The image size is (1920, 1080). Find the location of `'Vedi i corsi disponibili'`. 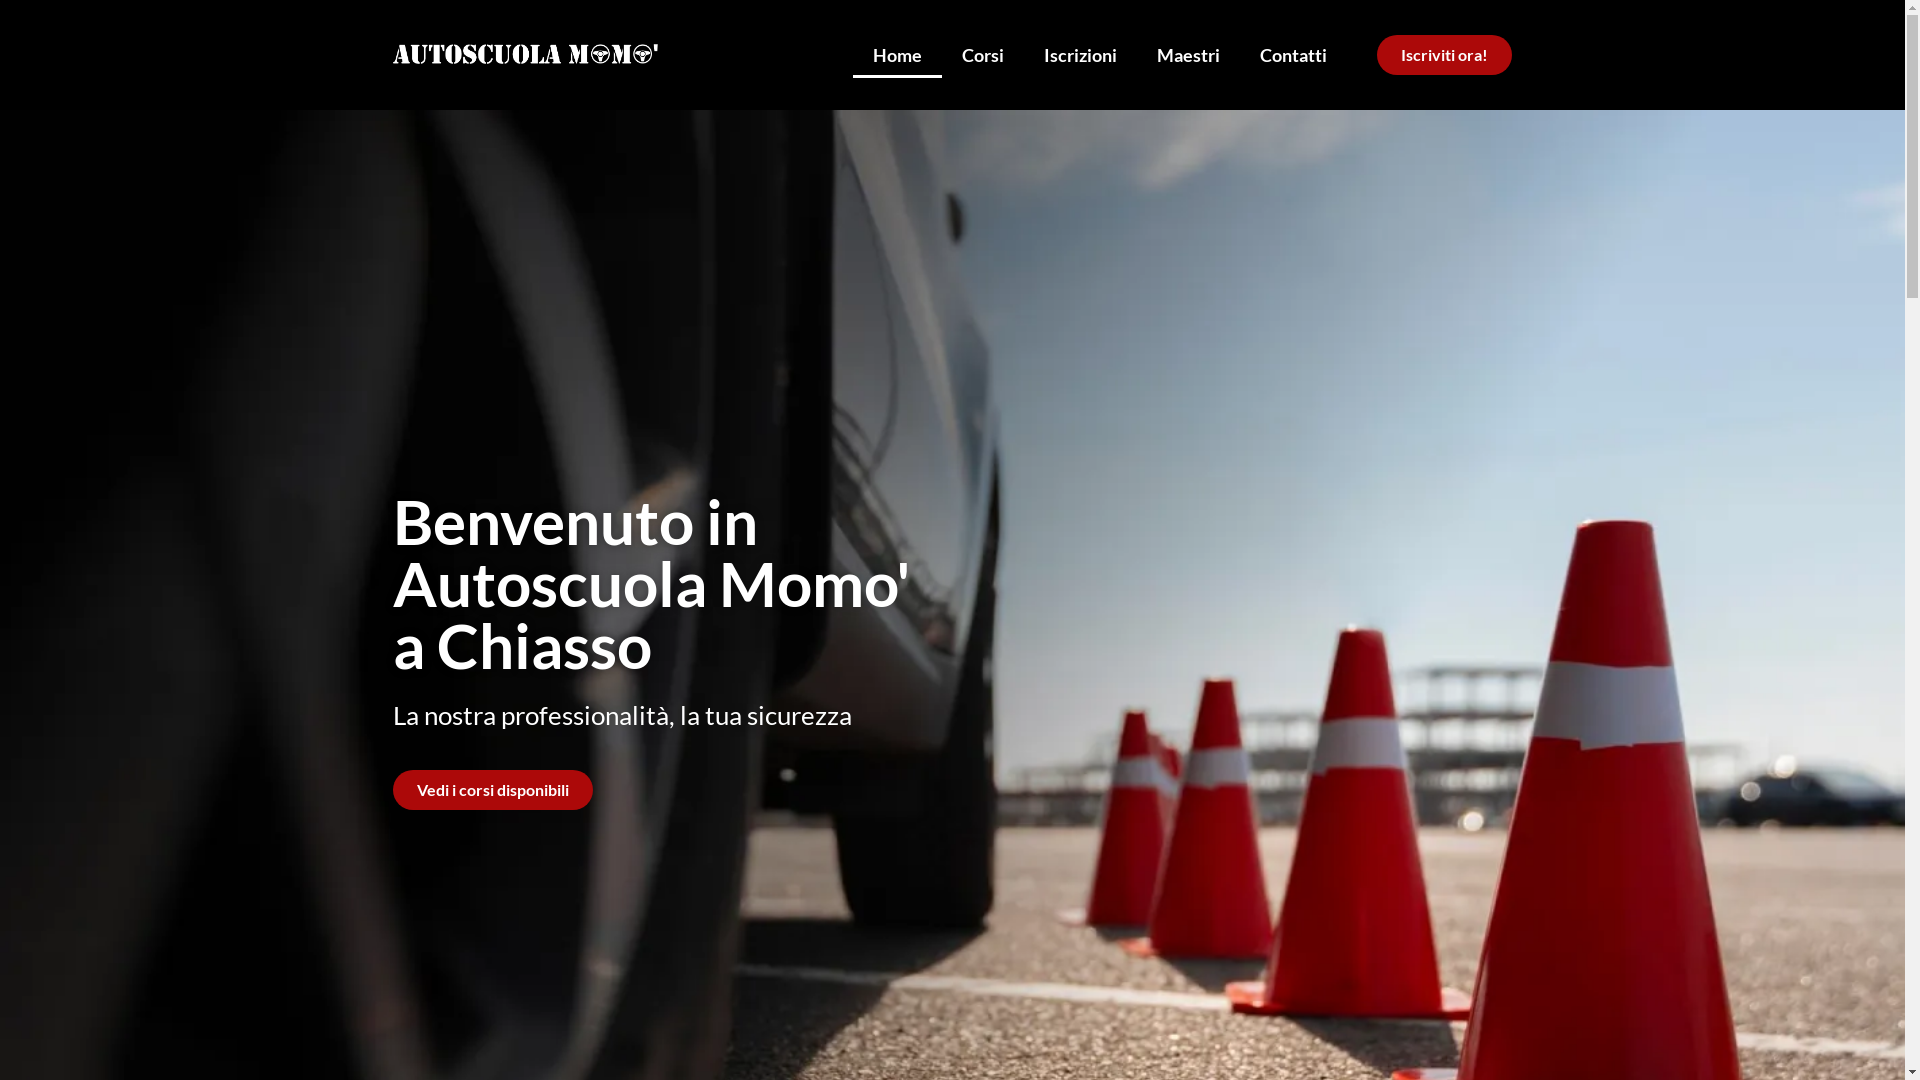

'Vedi i corsi disponibili' is located at coordinates (491, 789).